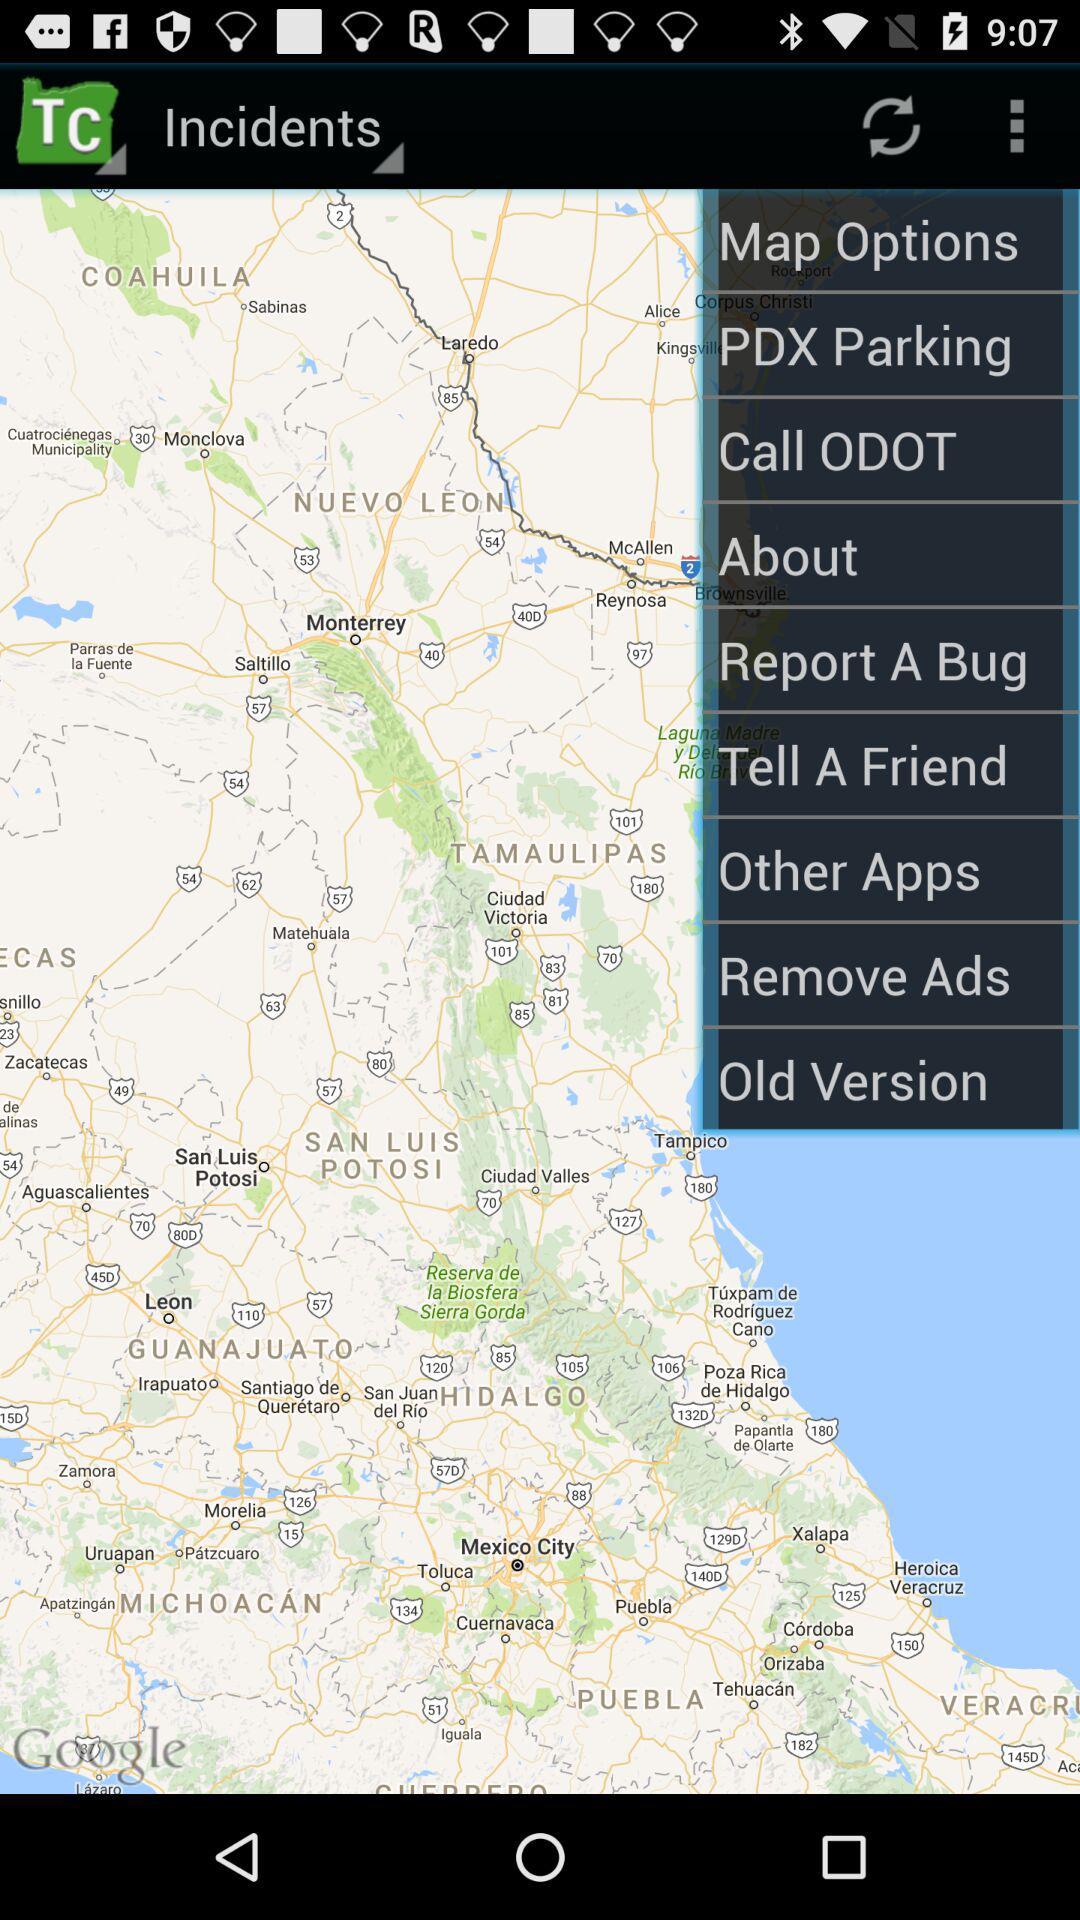 The image size is (1080, 1920). Describe the element at coordinates (889, 239) in the screenshot. I see `item next to incidents icon` at that location.